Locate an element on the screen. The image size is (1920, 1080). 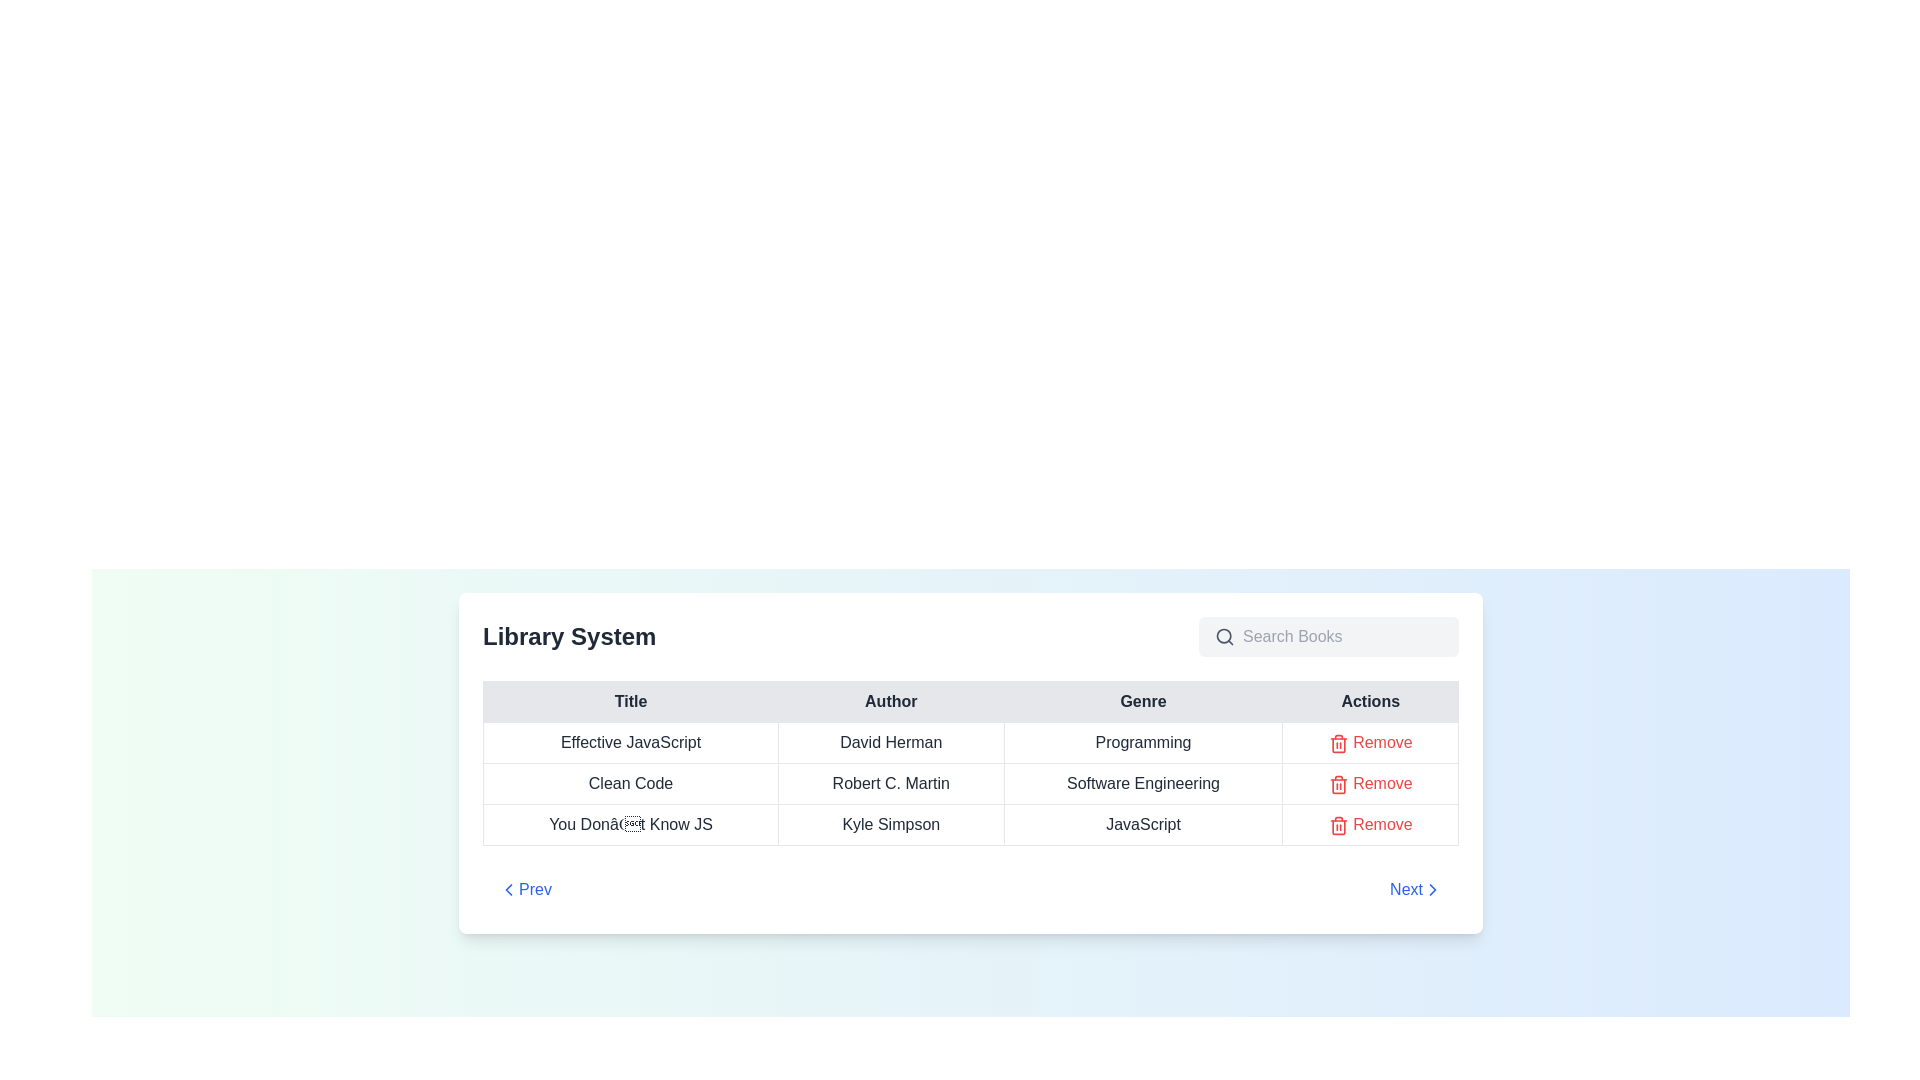
the text label displaying the author's name 'Kyle Simpson', located in the second column under the 'Author' header for the book 'You Don’t Know JS' is located at coordinates (890, 825).